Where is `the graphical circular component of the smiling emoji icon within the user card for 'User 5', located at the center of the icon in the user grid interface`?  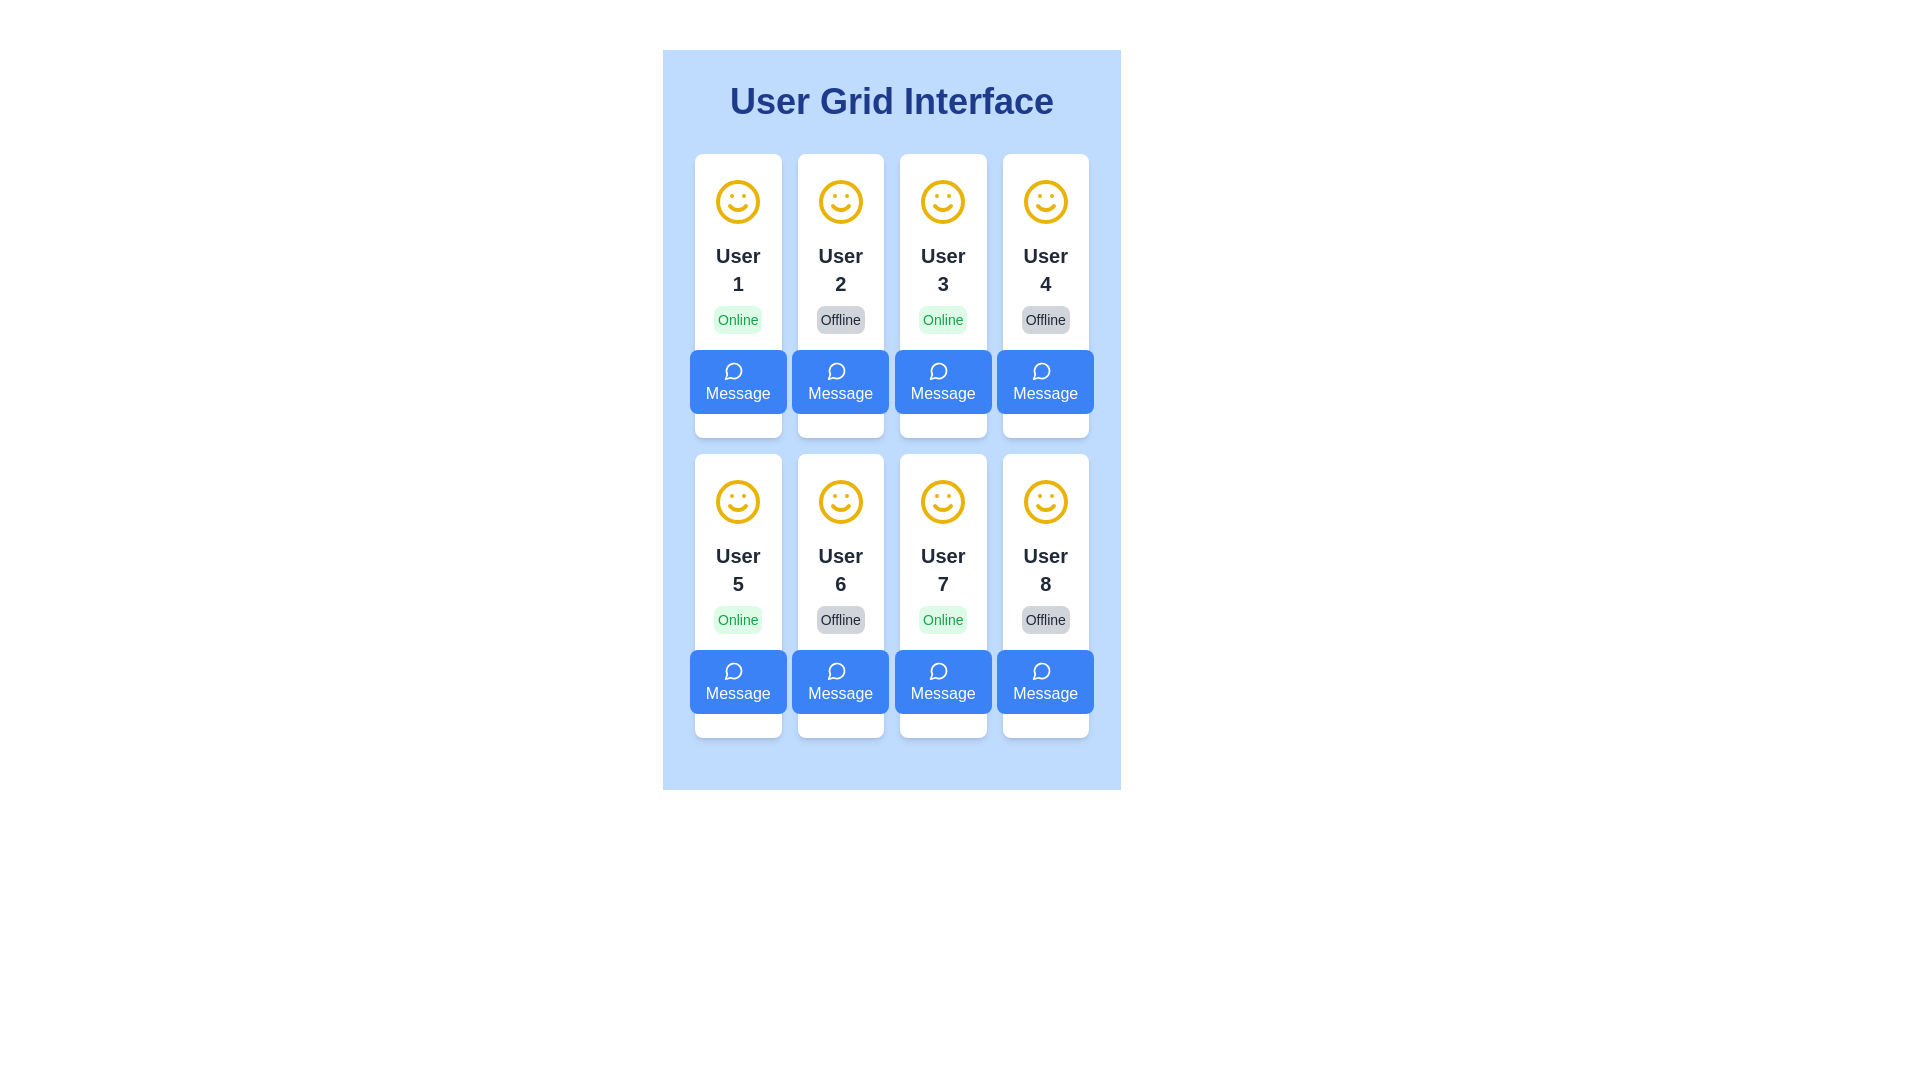
the graphical circular component of the smiling emoji icon within the user card for 'User 5', located at the center of the icon in the user grid interface is located at coordinates (737, 500).